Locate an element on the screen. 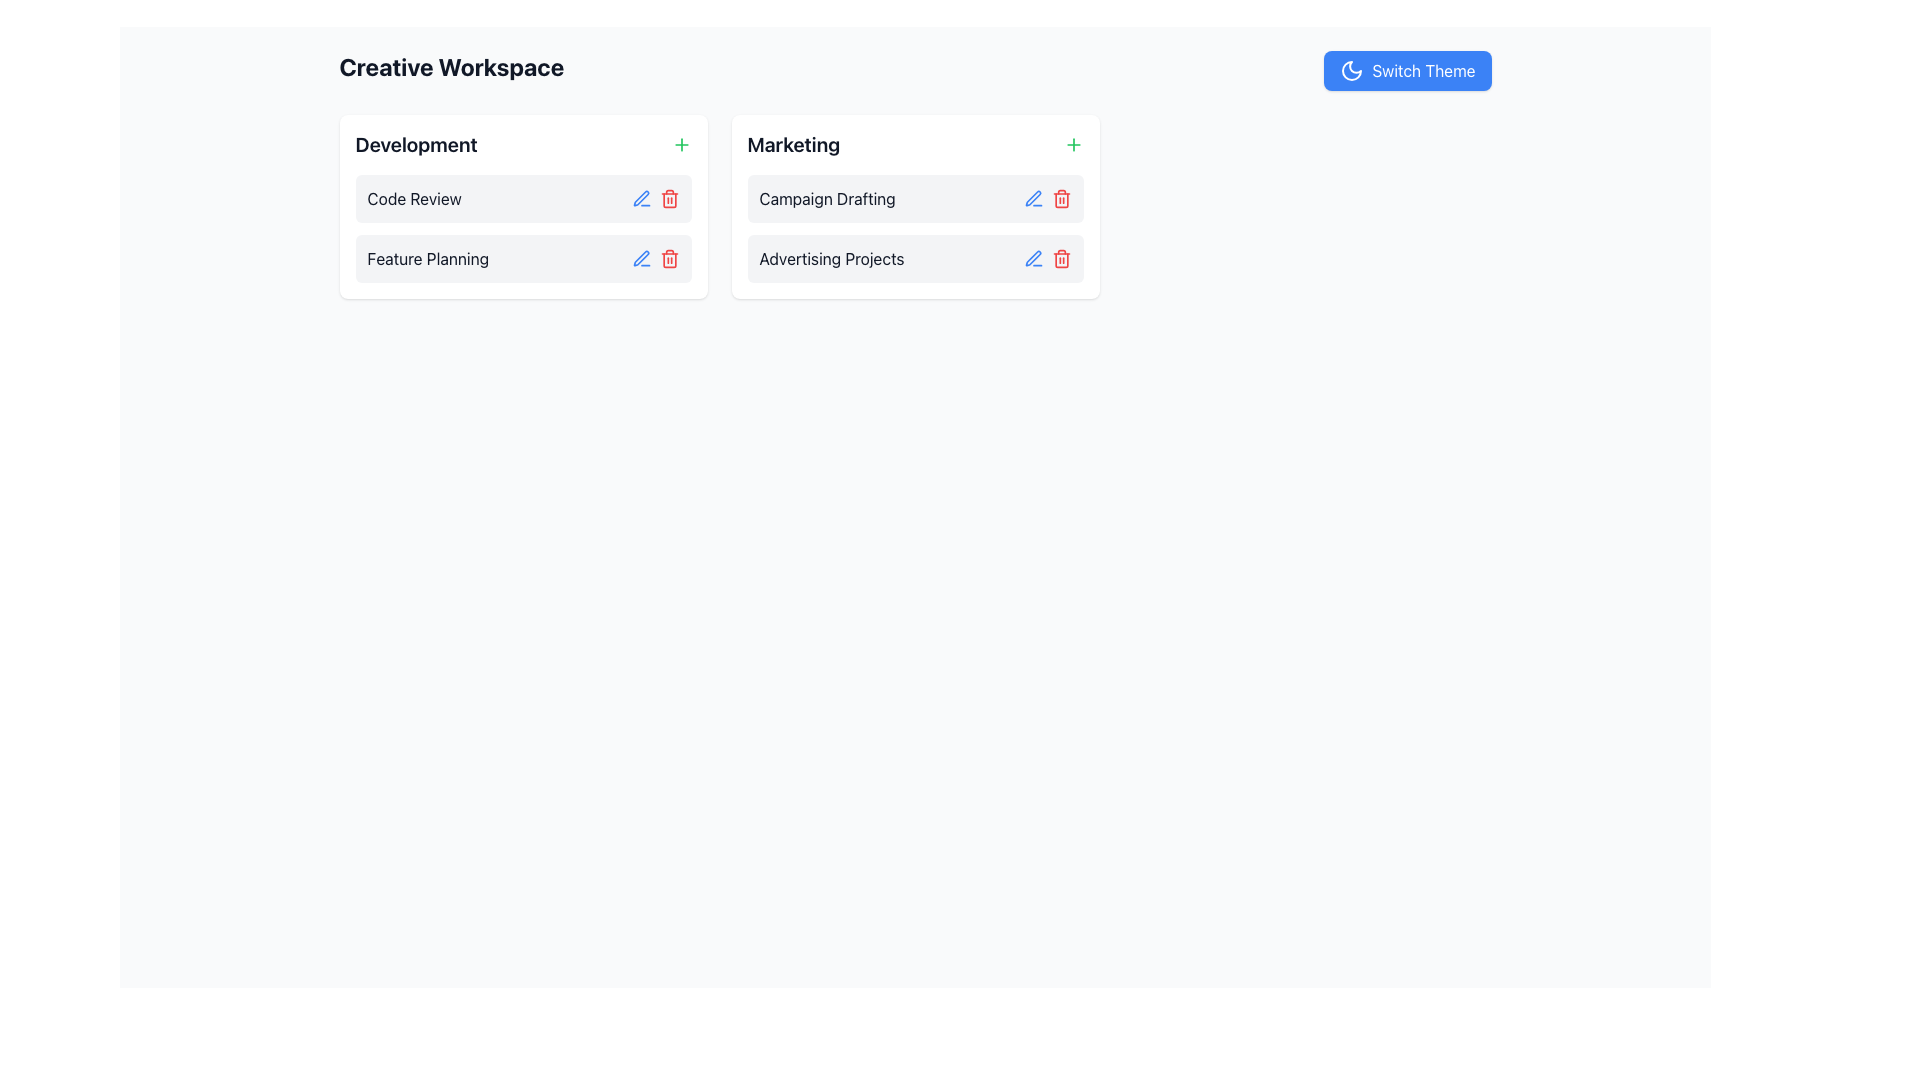 The height and width of the screenshot is (1080, 1920). the 'Development' header text element, which is displayed in bold and larger font, positioned near the left edge above the list items is located at coordinates (415, 144).